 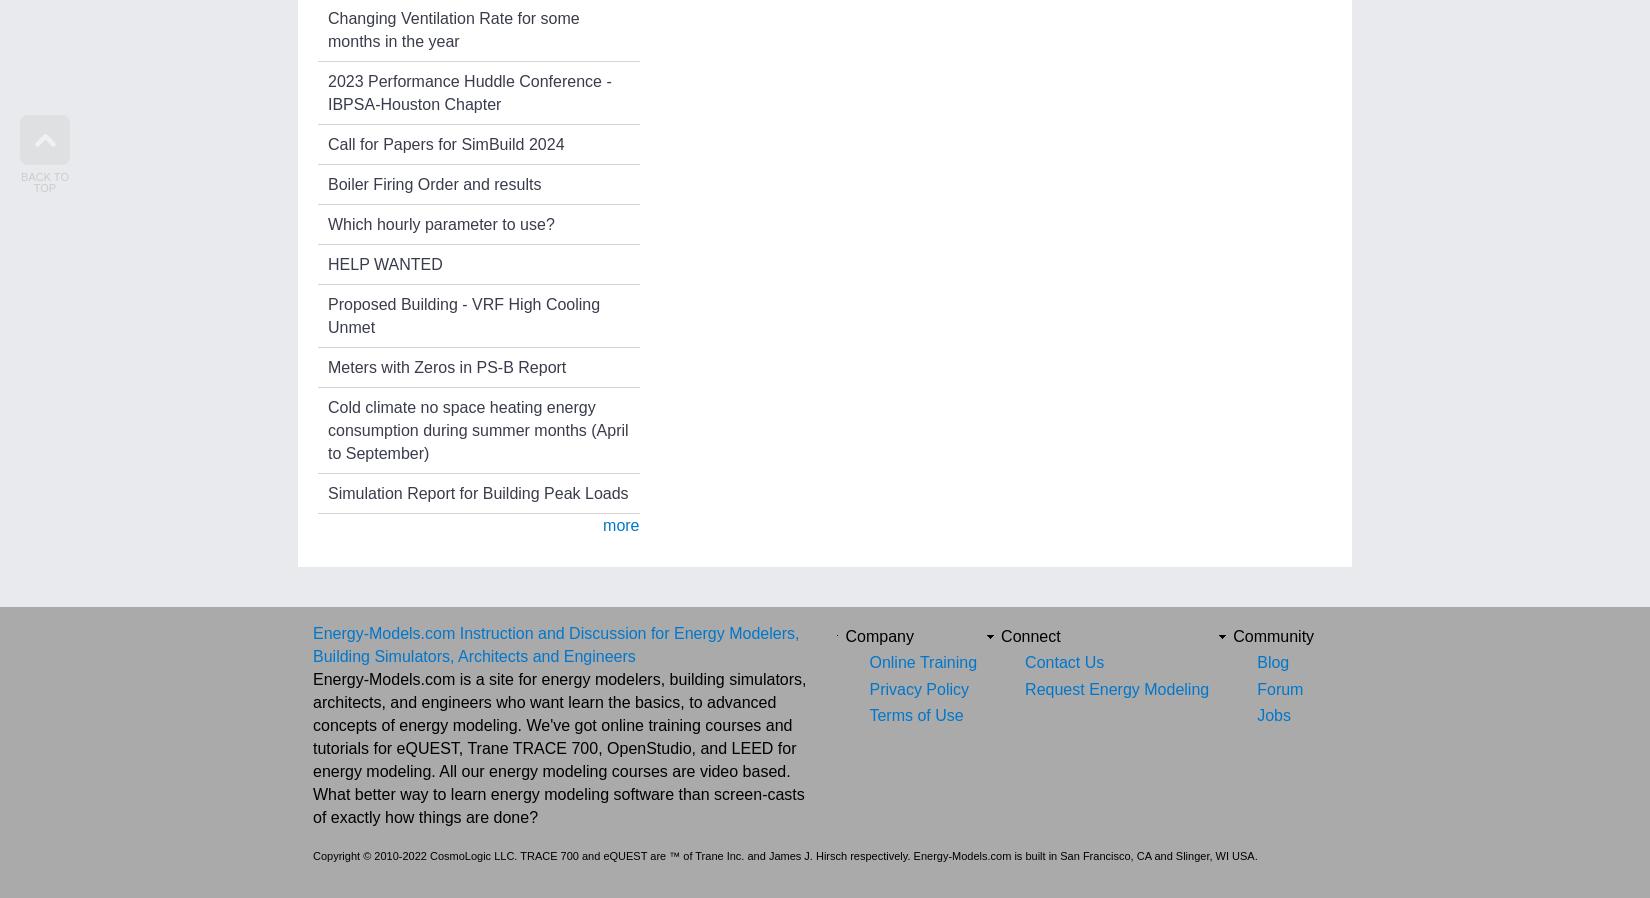 What do you see at coordinates (869, 688) in the screenshot?
I see `'Privacy Policy'` at bounding box center [869, 688].